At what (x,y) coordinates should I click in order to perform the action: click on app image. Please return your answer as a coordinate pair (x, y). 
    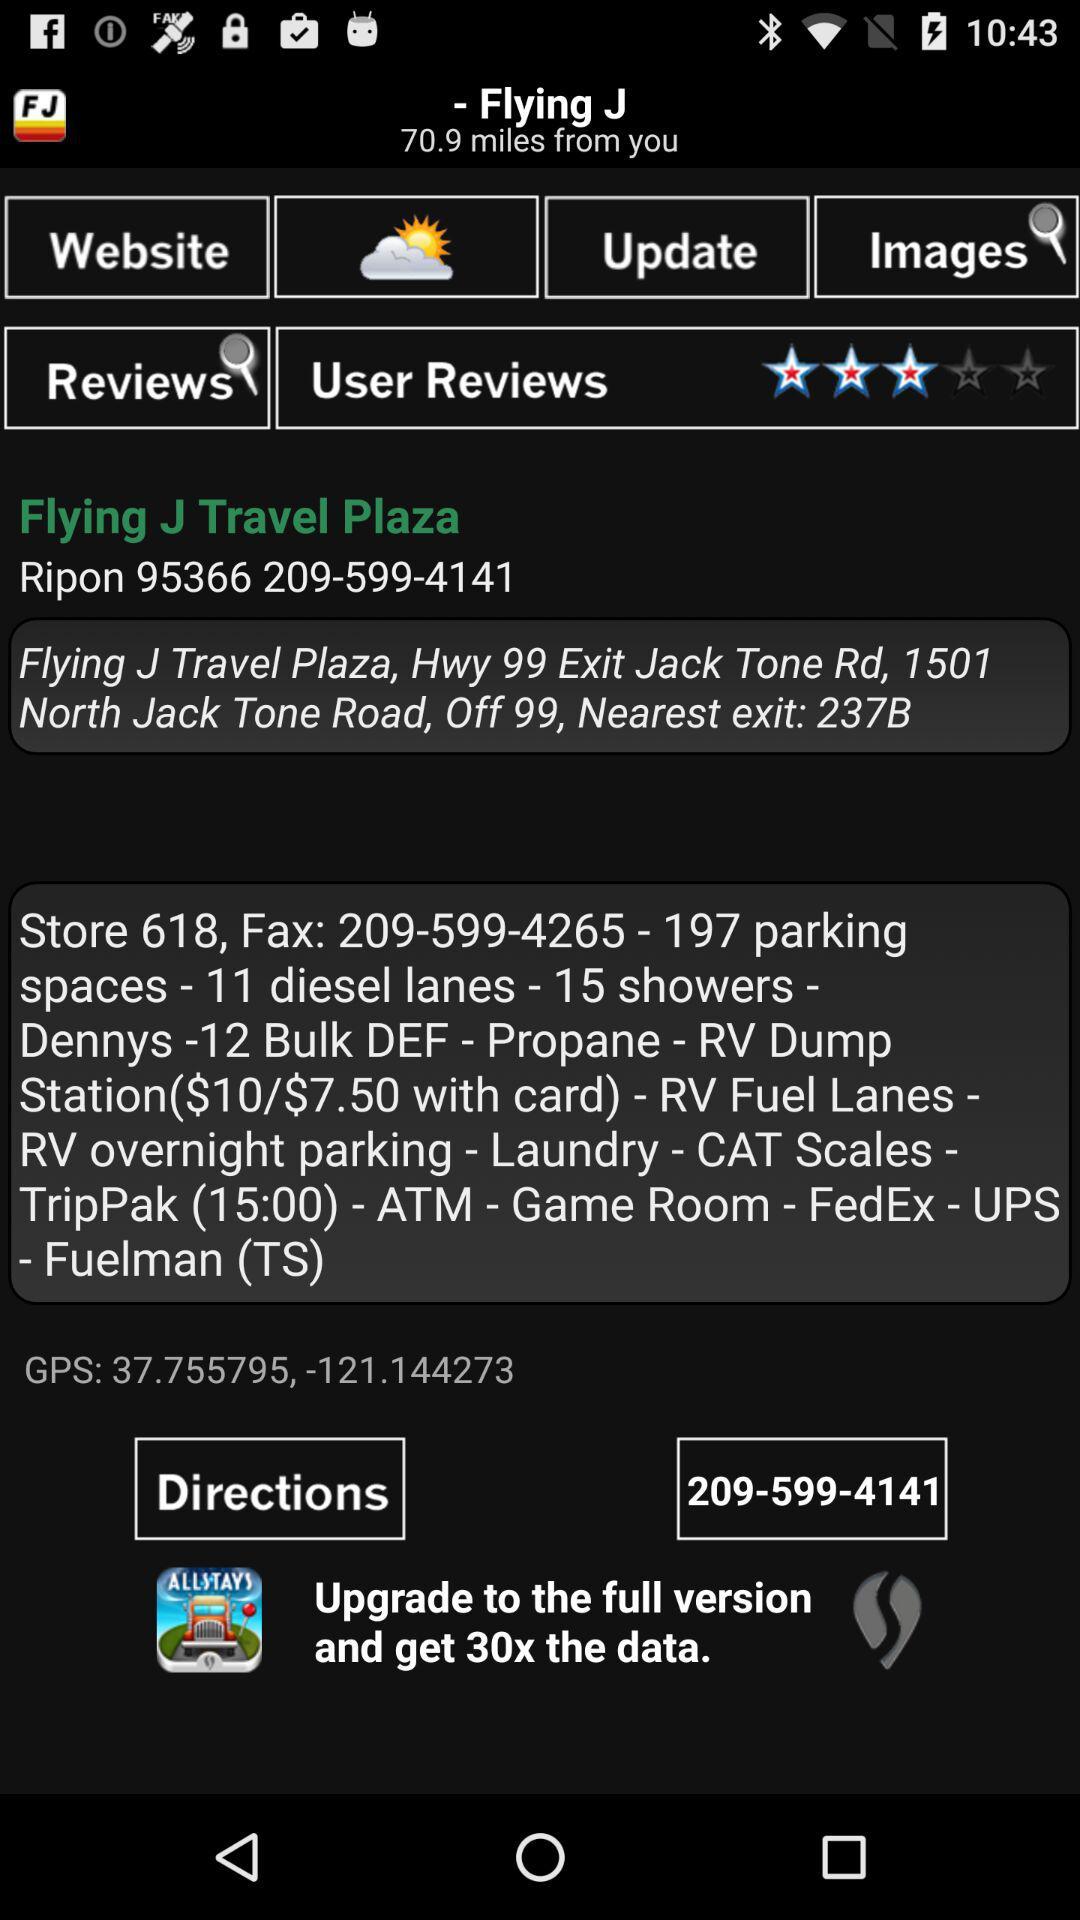
    Looking at the image, I should click on (209, 1620).